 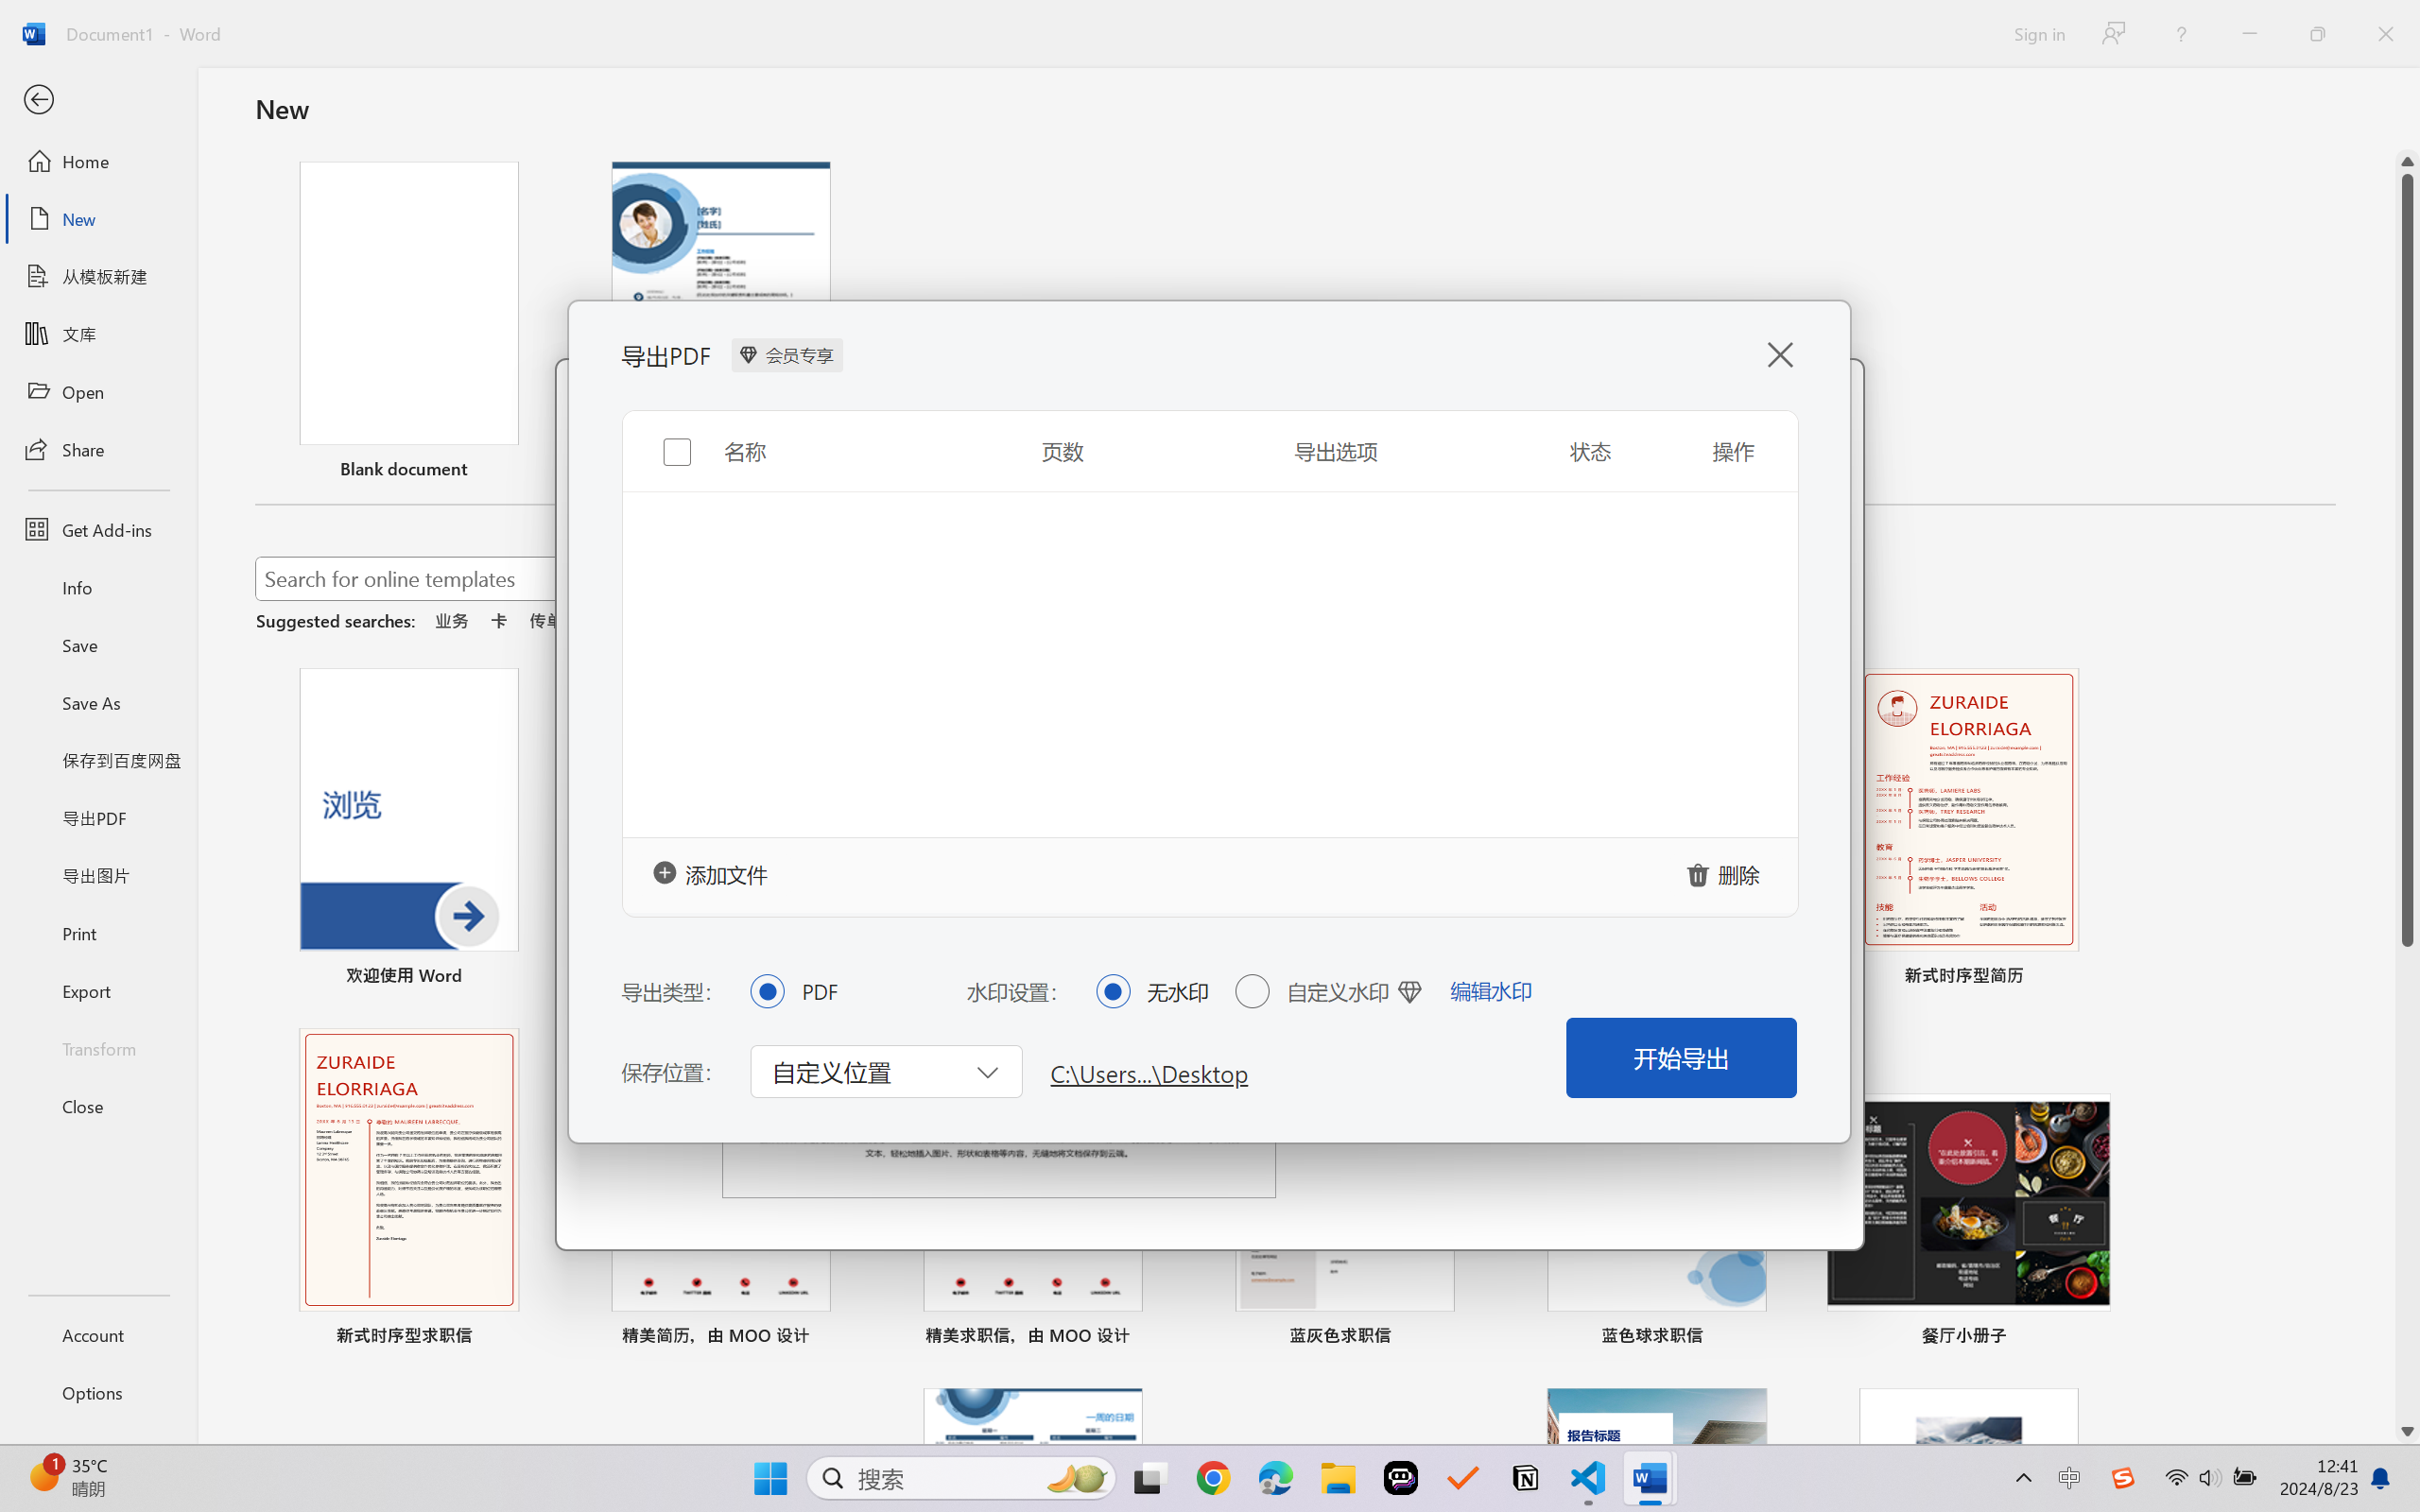 What do you see at coordinates (97, 217) in the screenshot?
I see `'New'` at bounding box center [97, 217].